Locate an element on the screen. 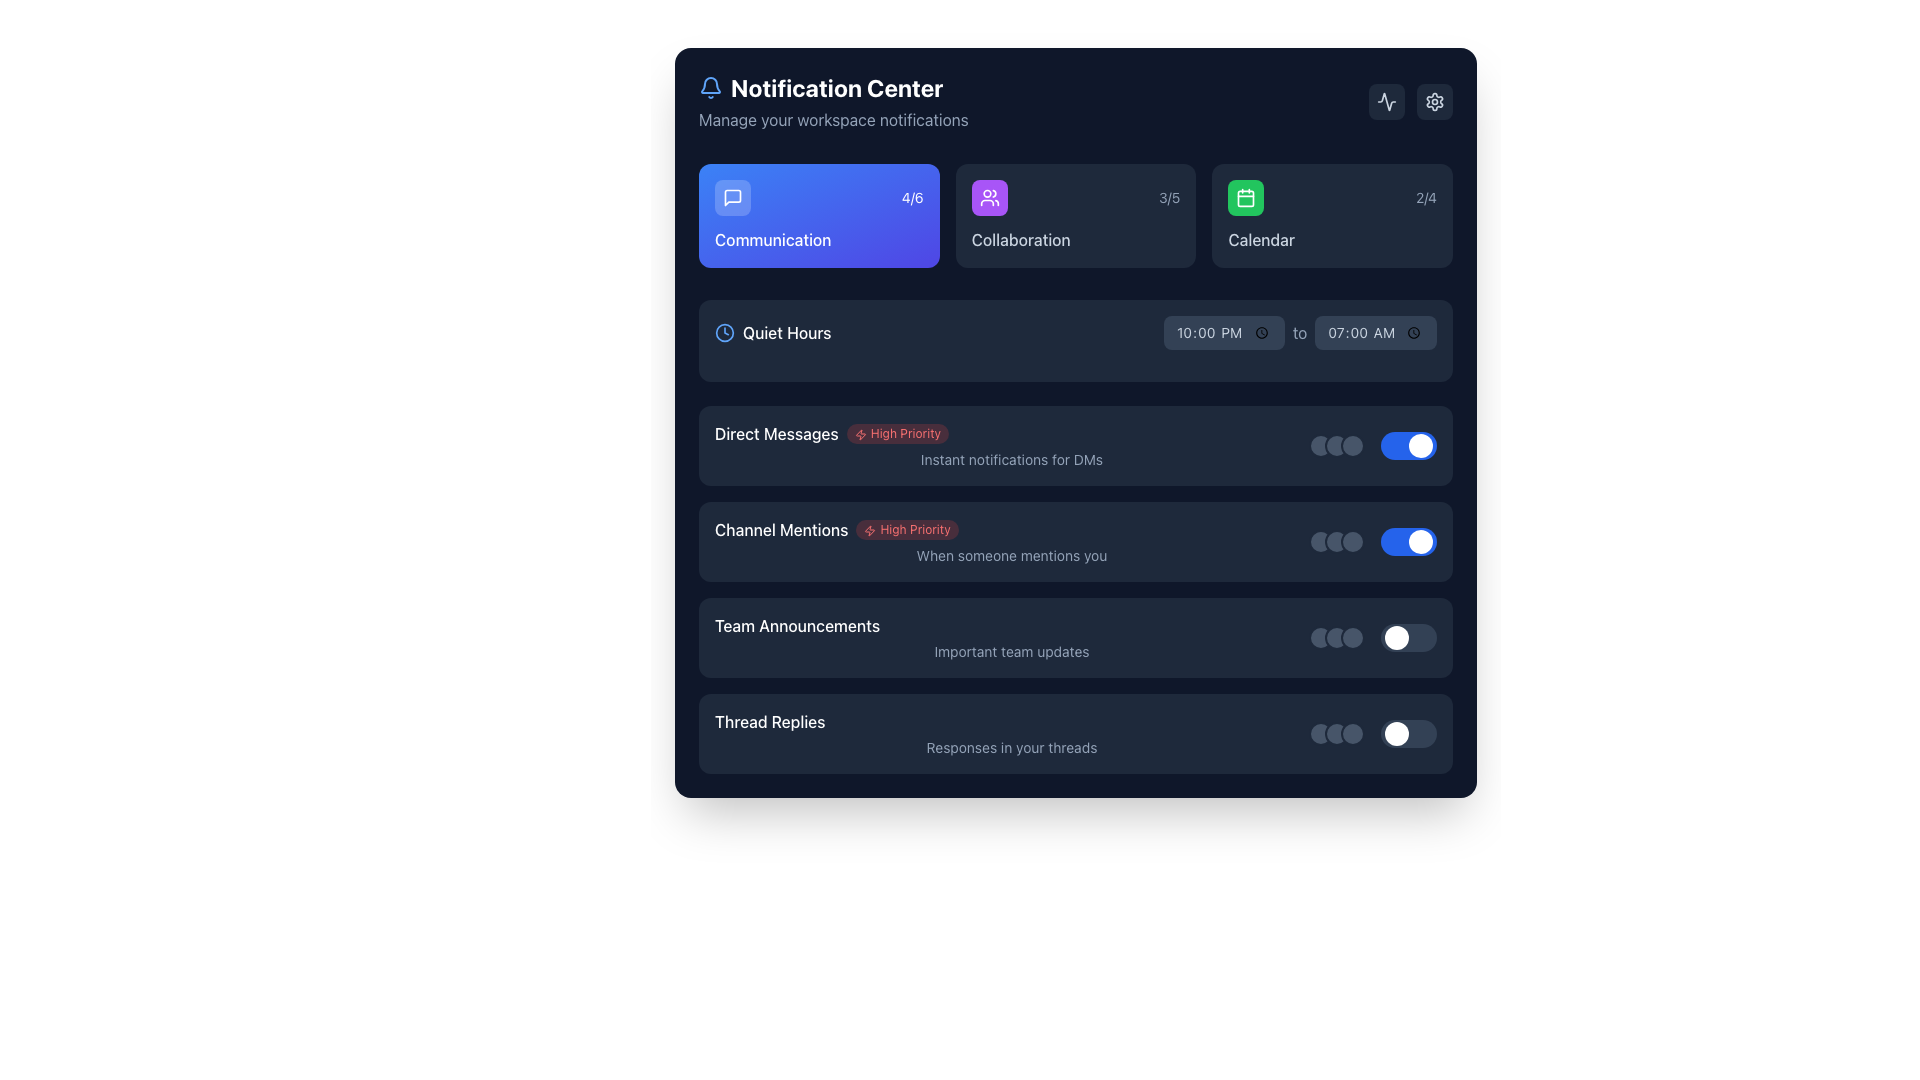  the 'Calendar' button located in the top-right section of the grid is located at coordinates (1332, 216).